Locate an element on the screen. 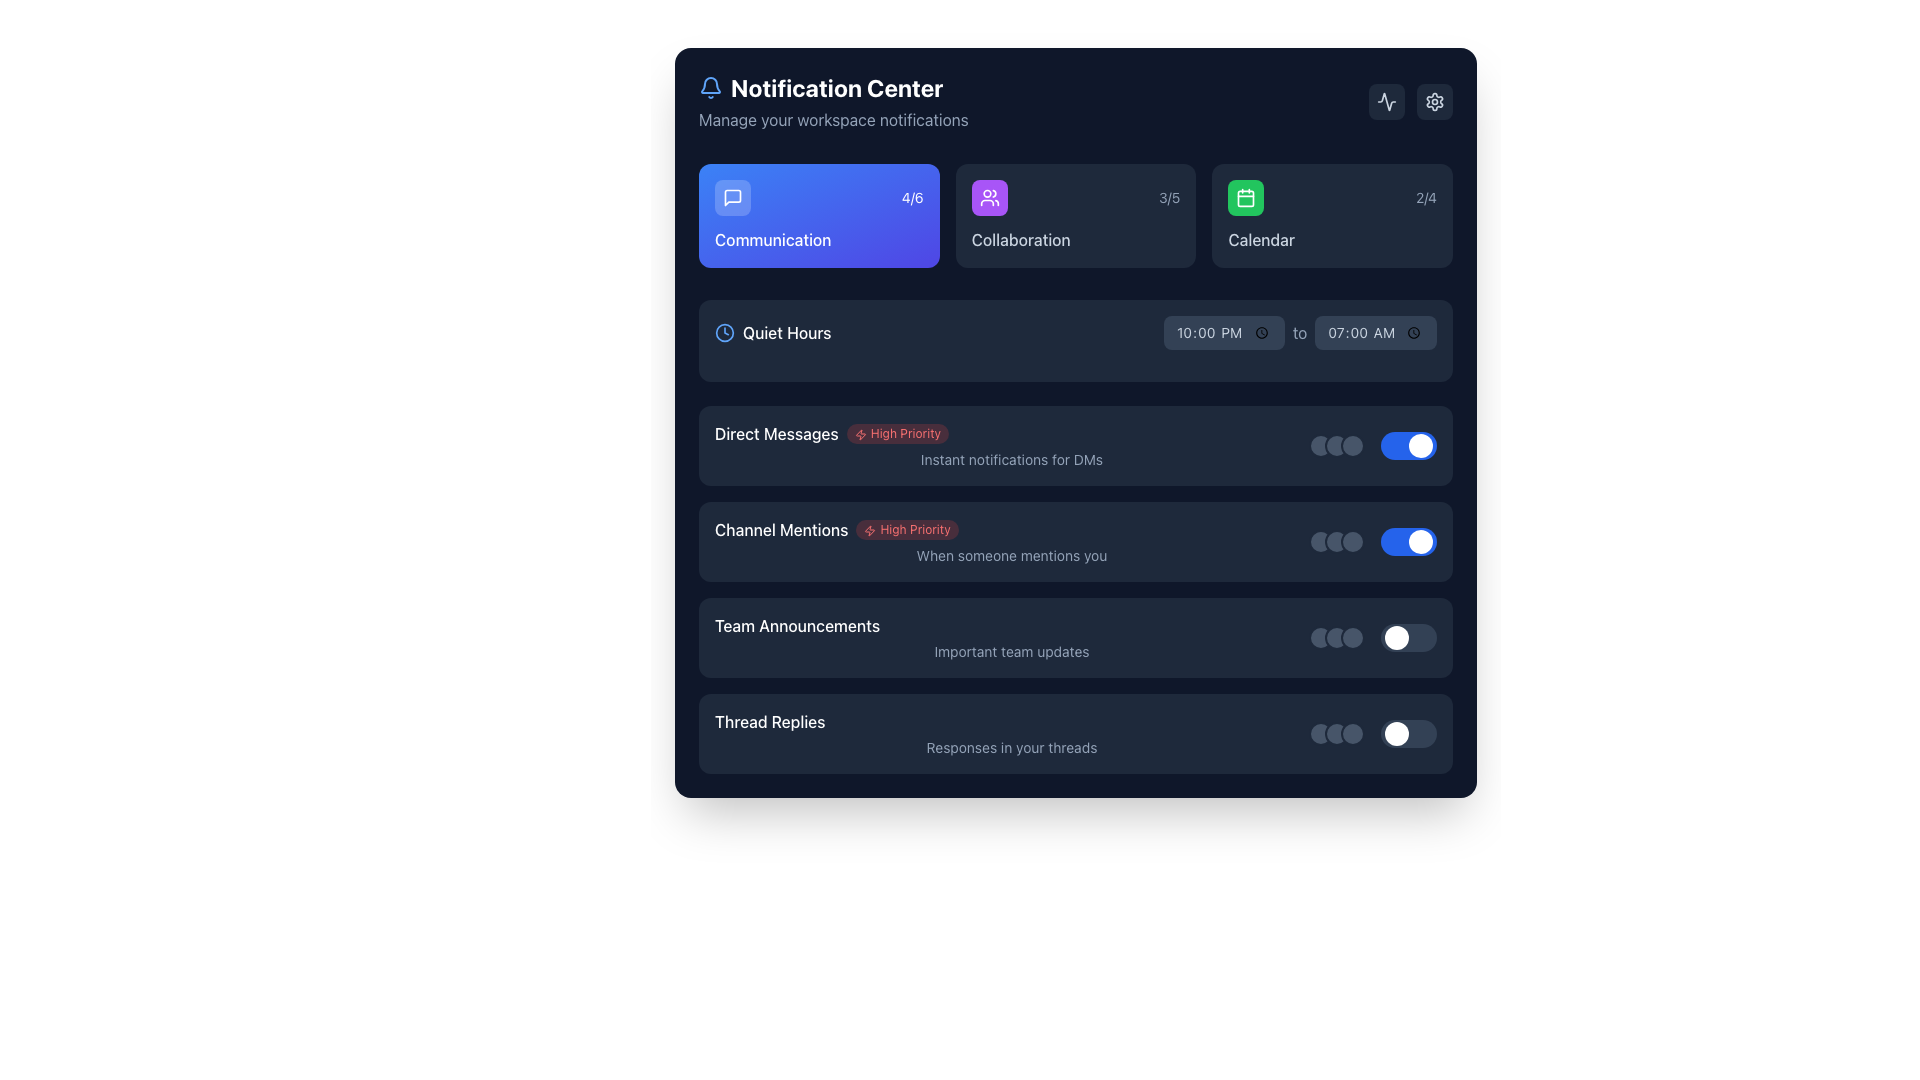  the 'Calendar' button located in the top-right section of the grid is located at coordinates (1332, 216).